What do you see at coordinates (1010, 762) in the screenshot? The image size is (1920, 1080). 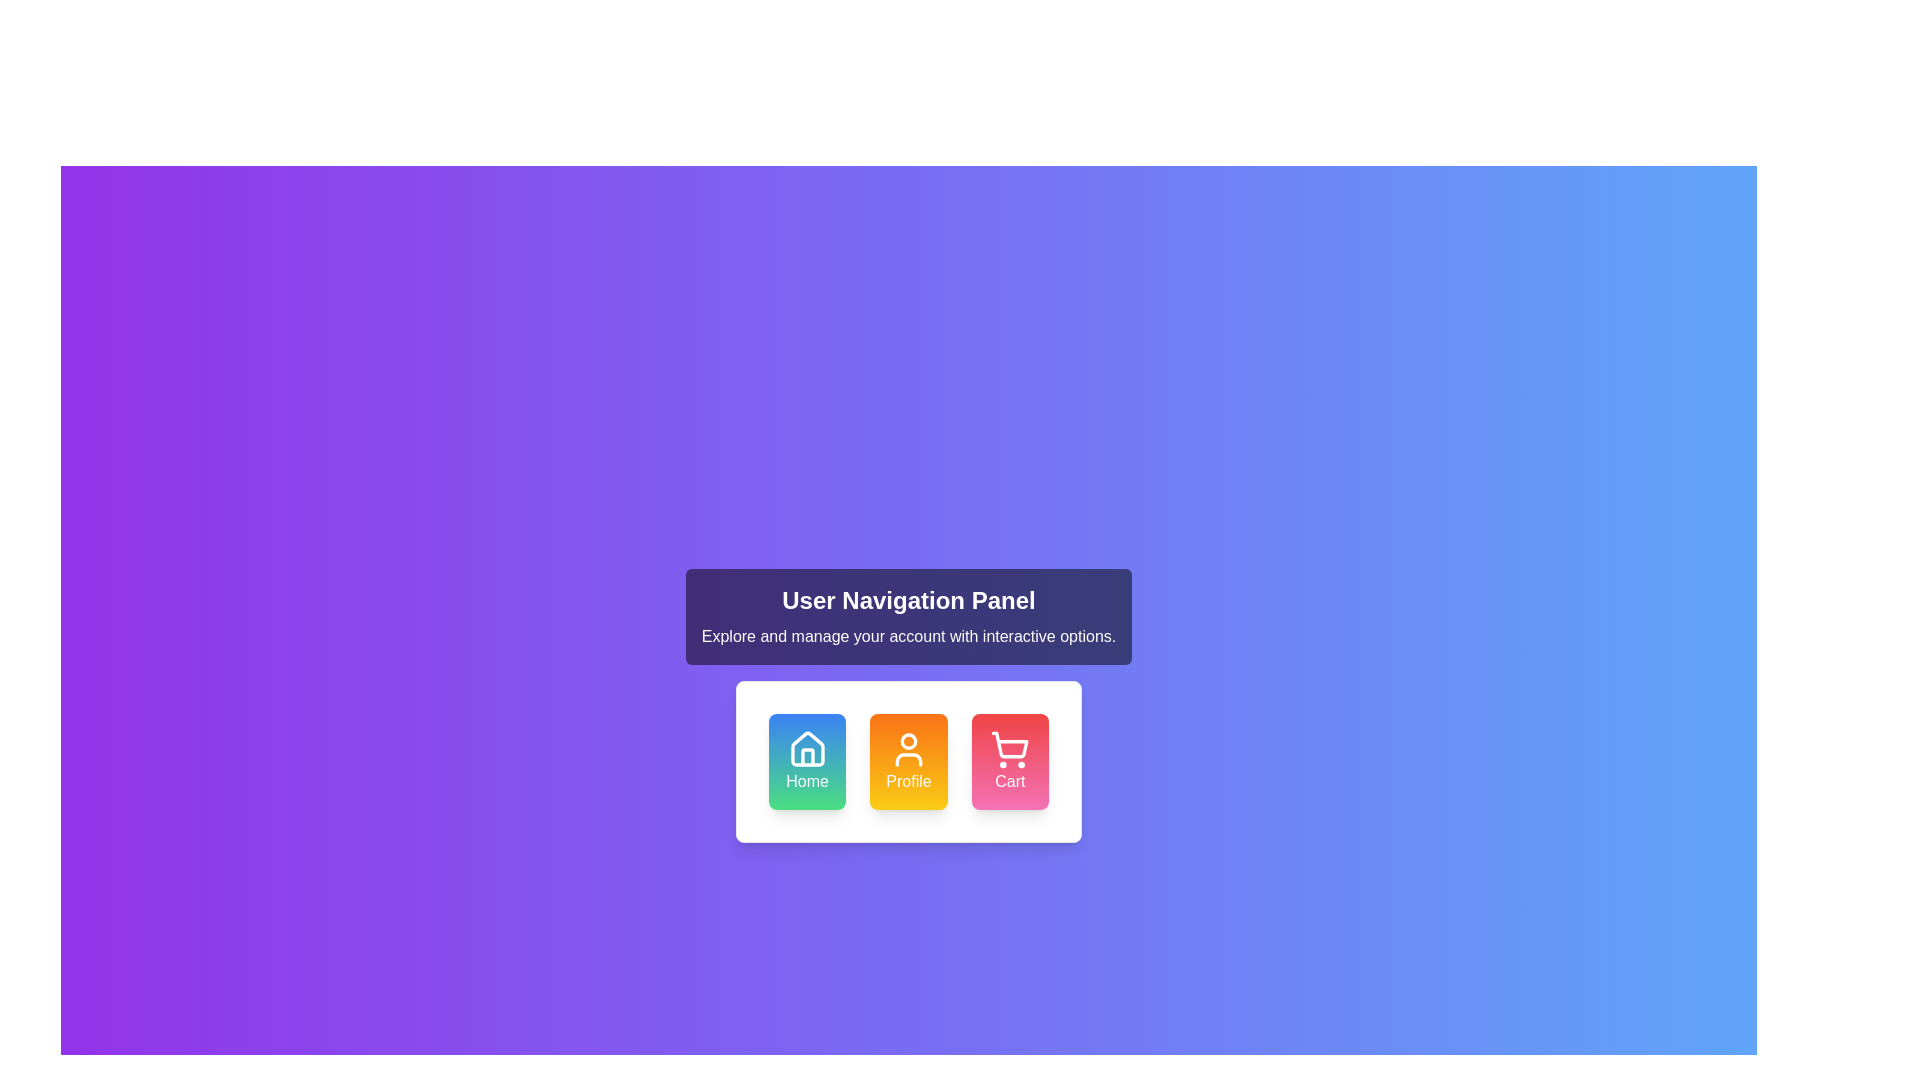 I see `the shopping cart button located as the third button in the bottom navigation panel` at bounding box center [1010, 762].